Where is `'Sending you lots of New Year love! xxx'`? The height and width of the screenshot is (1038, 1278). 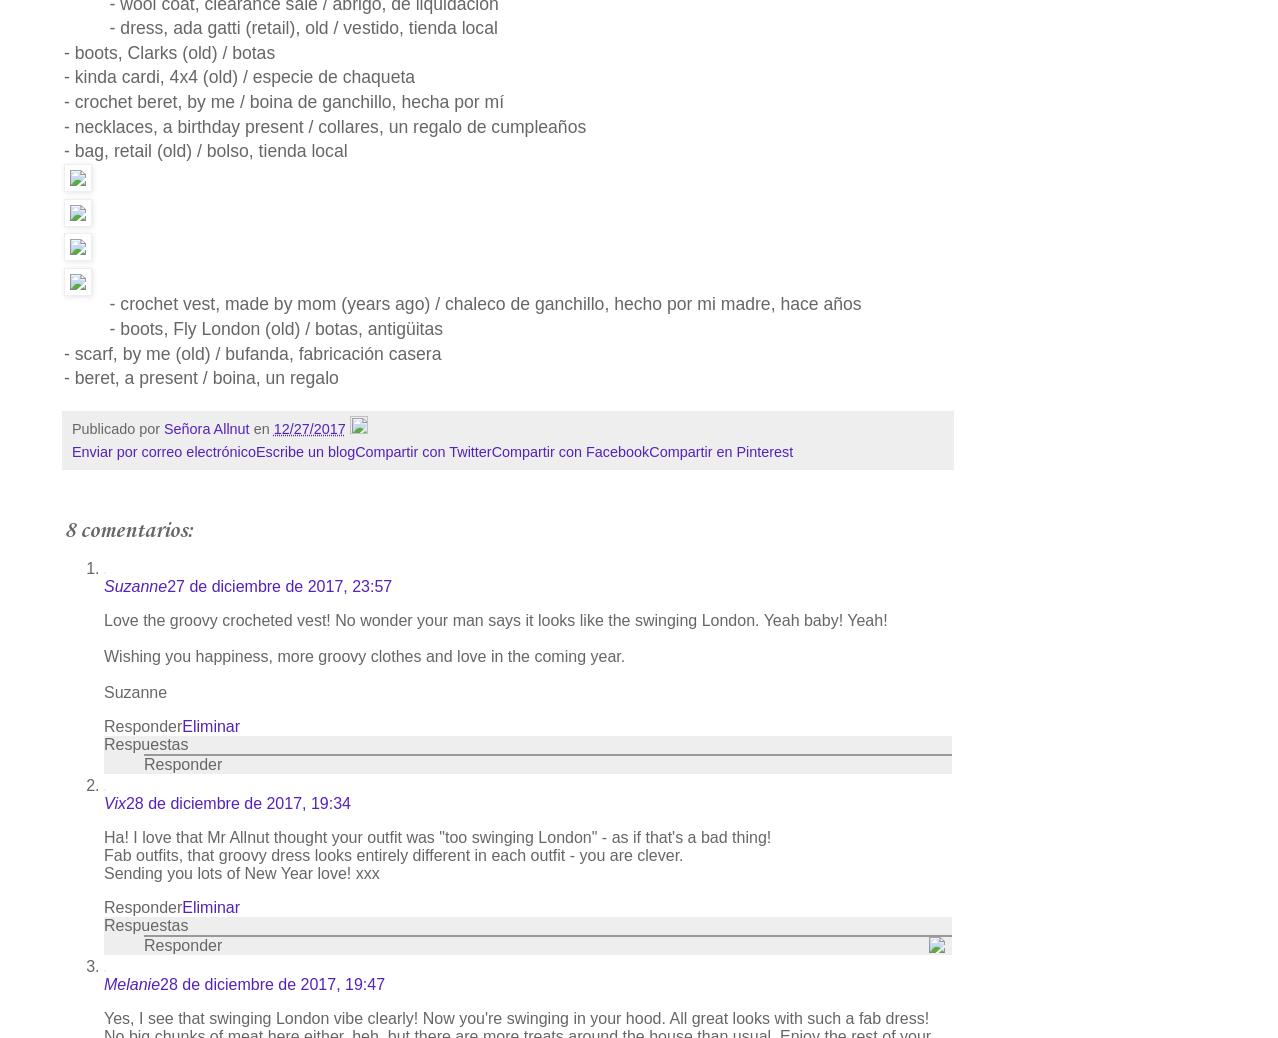
'Sending you lots of New Year love! xxx' is located at coordinates (103, 873).